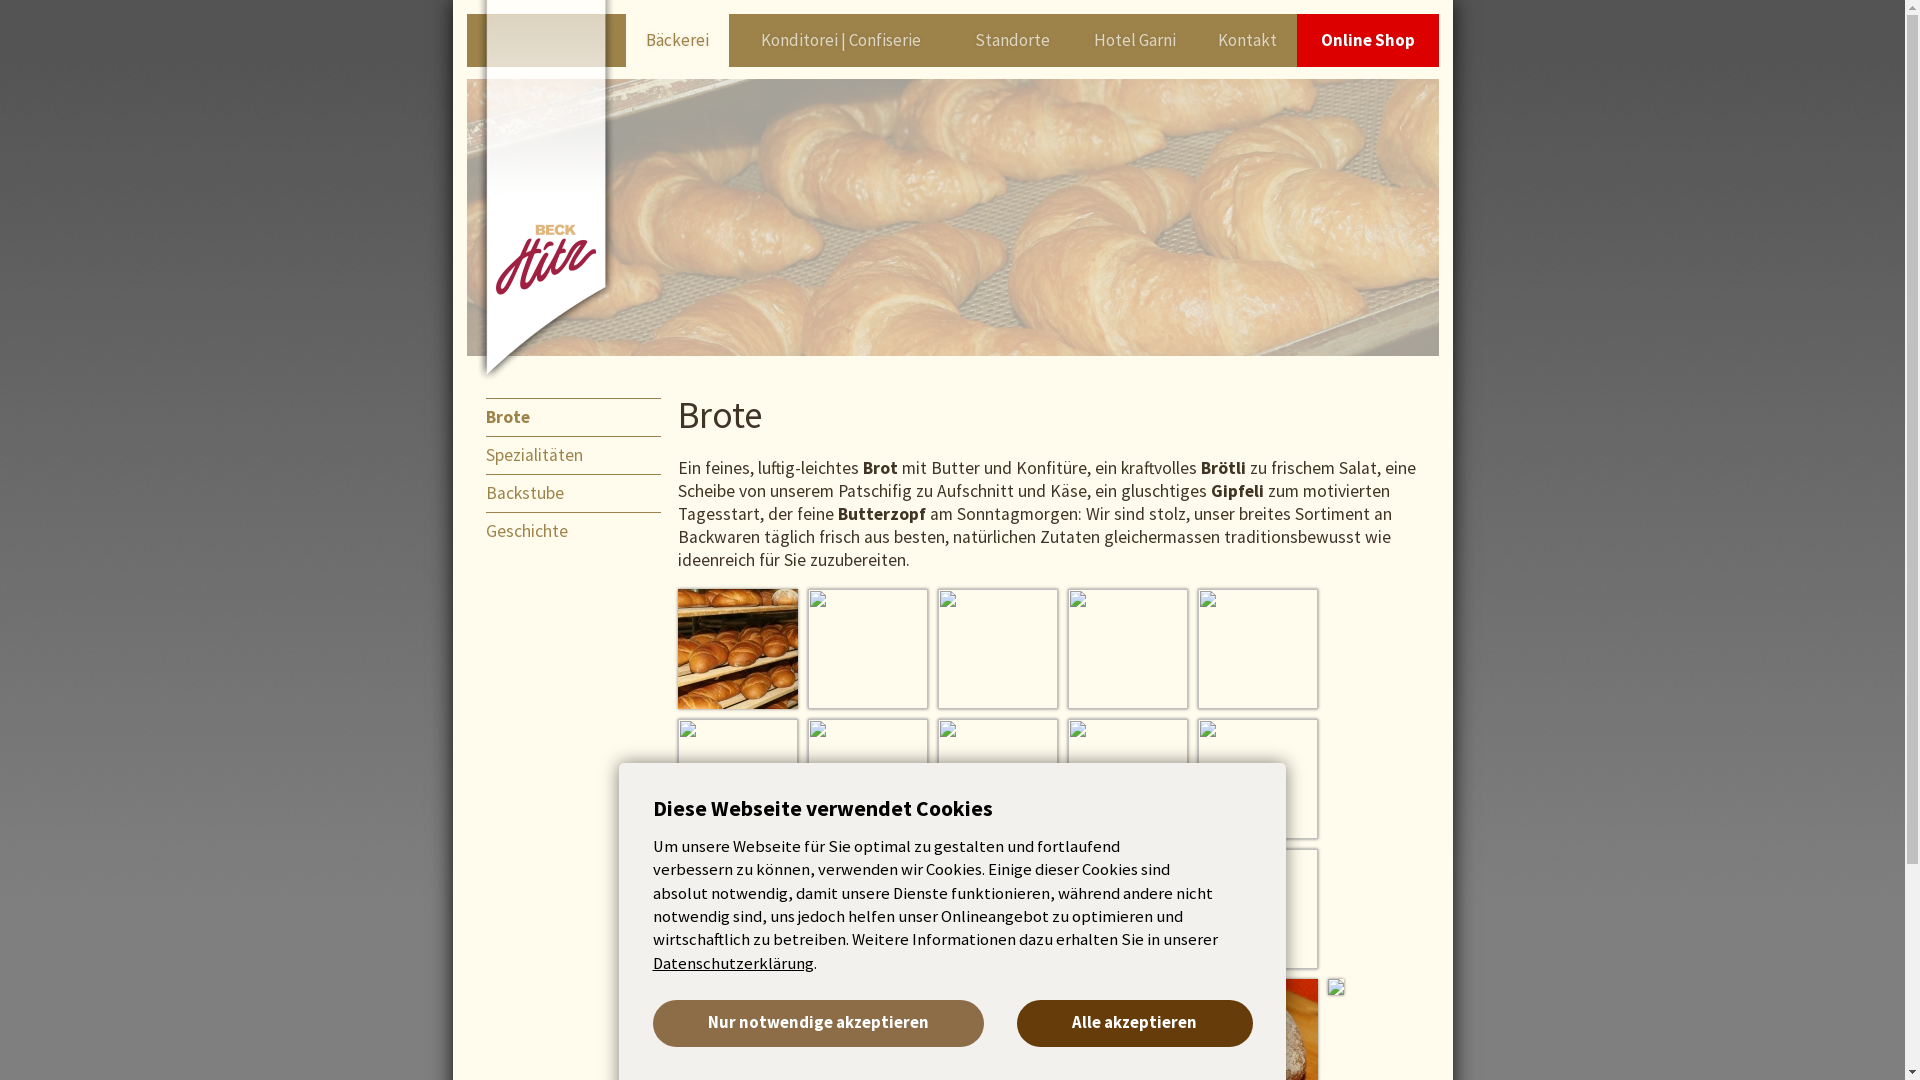  What do you see at coordinates (581, 530) in the screenshot?
I see `'Geschichte'` at bounding box center [581, 530].